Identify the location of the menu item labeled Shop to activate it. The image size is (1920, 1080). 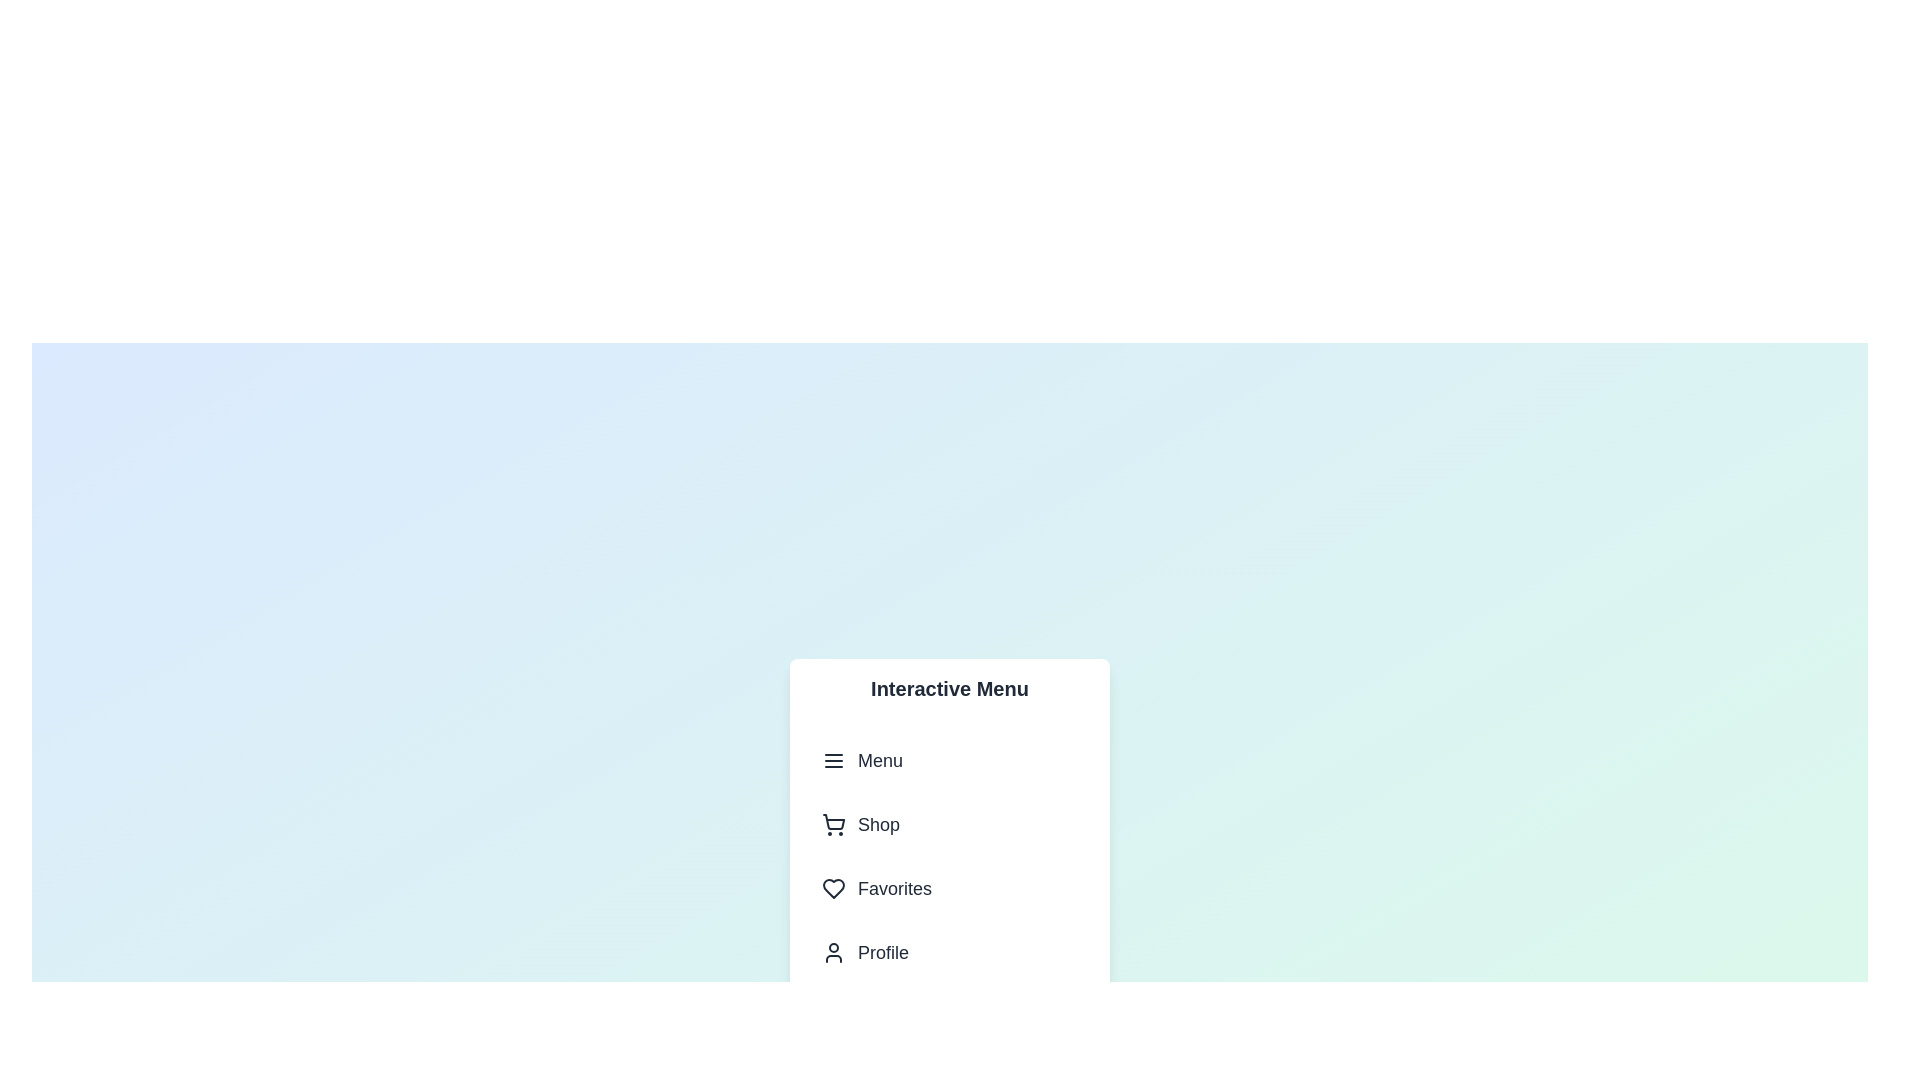
(949, 824).